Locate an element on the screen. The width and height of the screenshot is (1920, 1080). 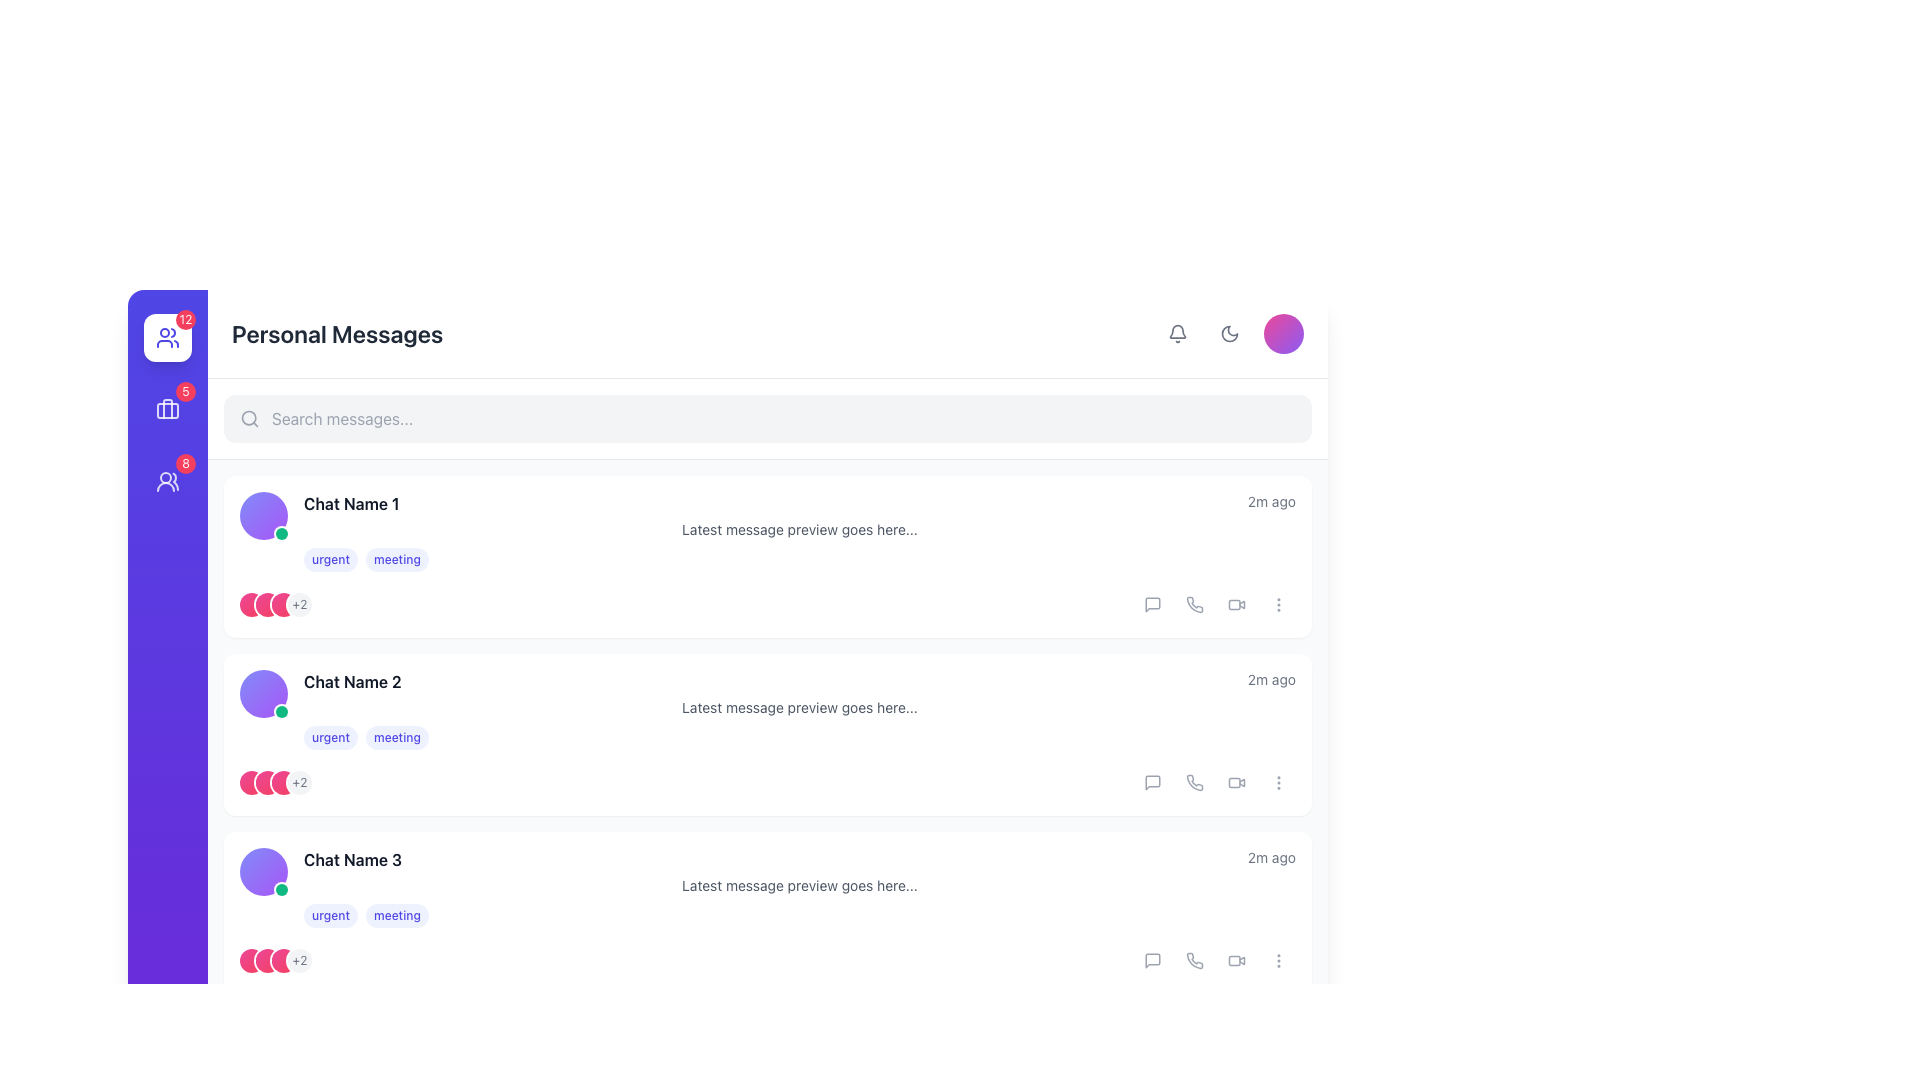
the search icon located at the left edge of the search input field, which represents the search functionality is located at coordinates (248, 418).